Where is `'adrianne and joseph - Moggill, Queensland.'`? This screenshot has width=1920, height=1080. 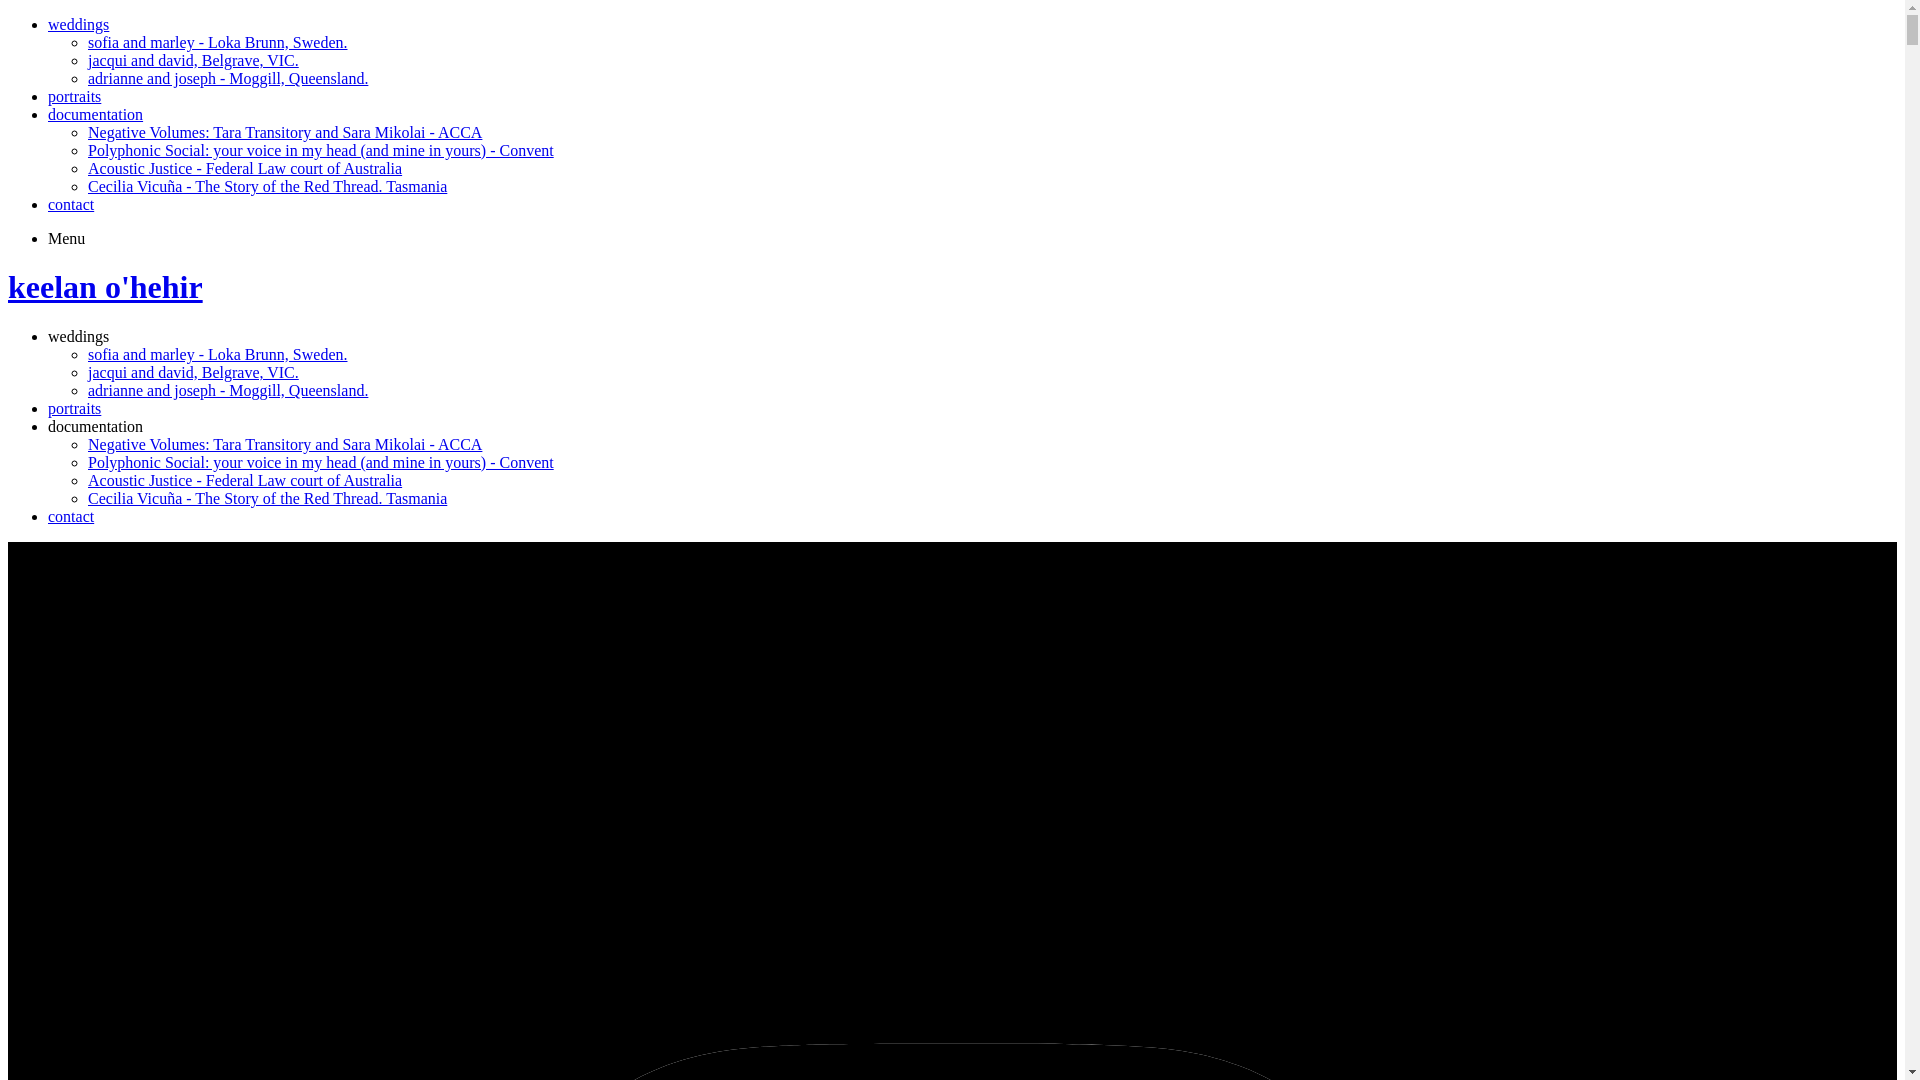
'adrianne and joseph - Moggill, Queensland.' is located at coordinates (228, 77).